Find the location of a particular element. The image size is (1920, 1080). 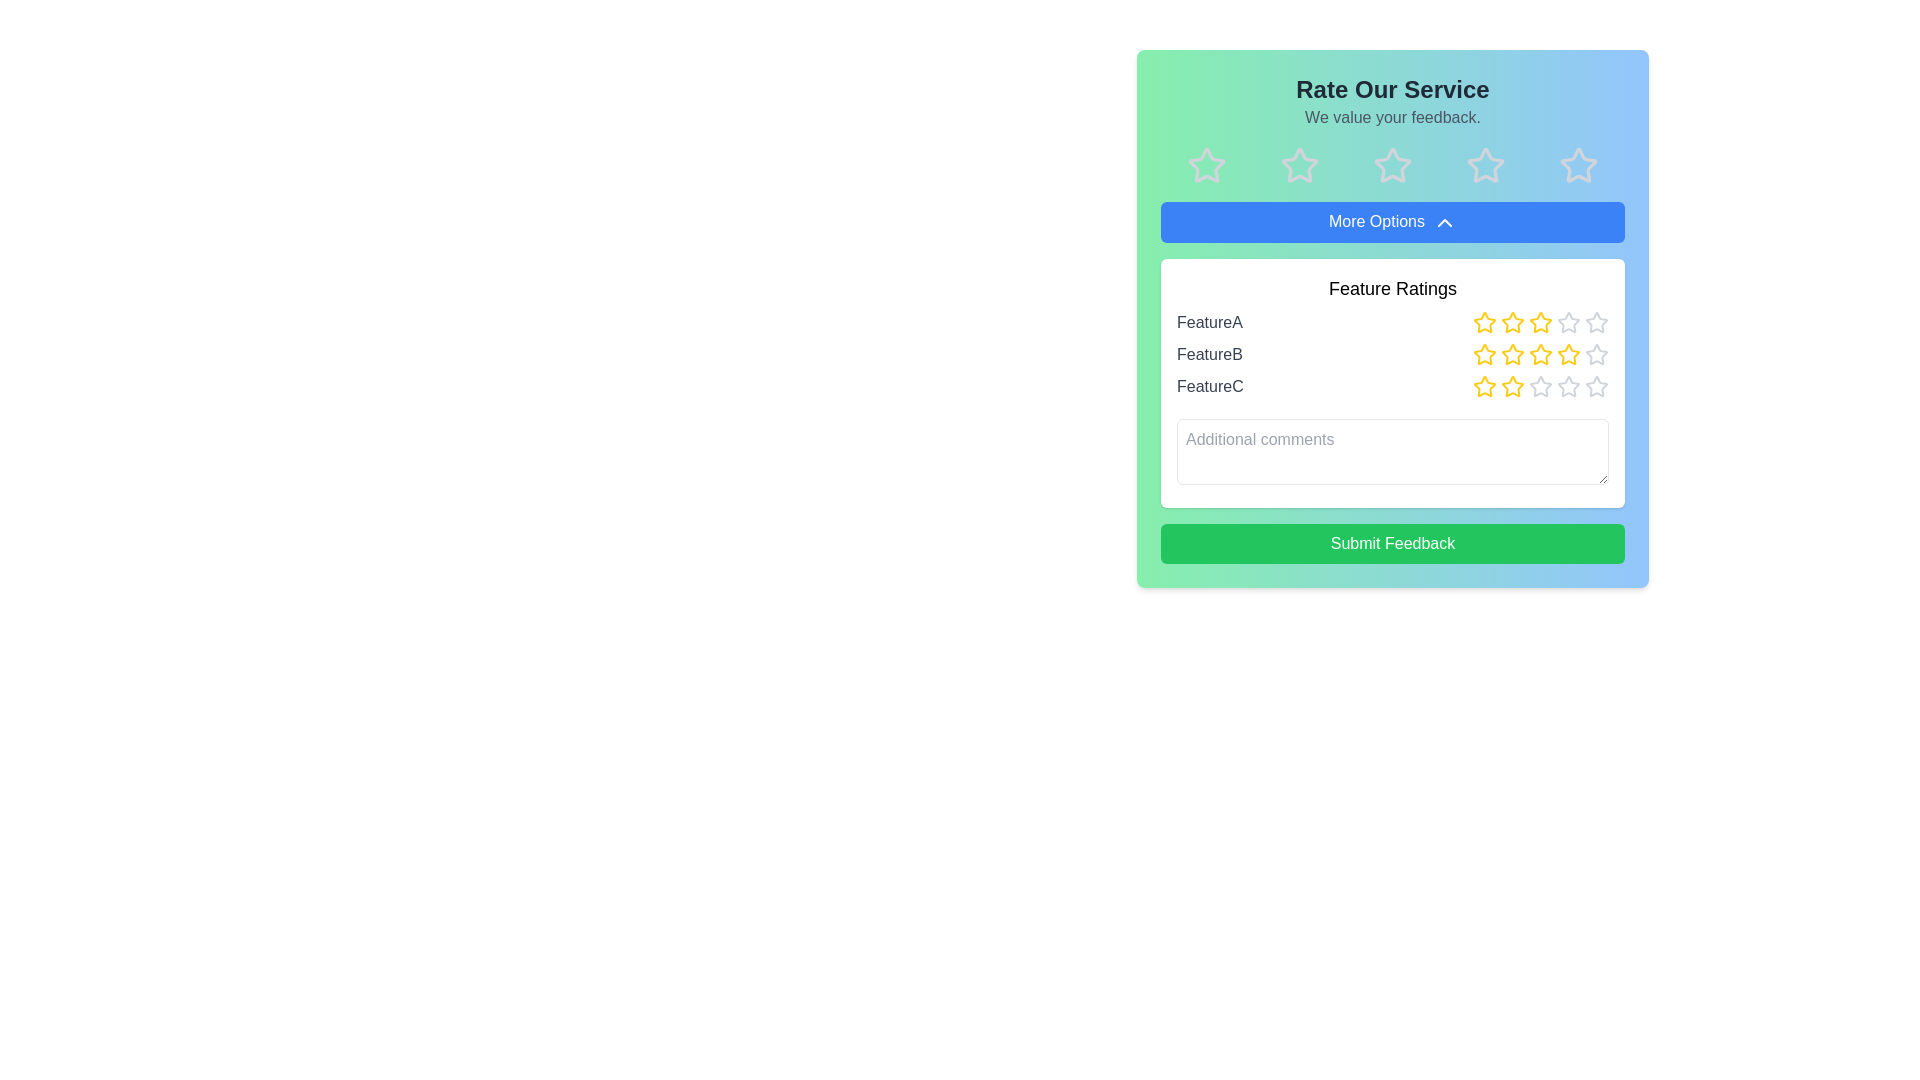

the star icons in the Rating row for 'FeatureA' is located at coordinates (1391, 320).